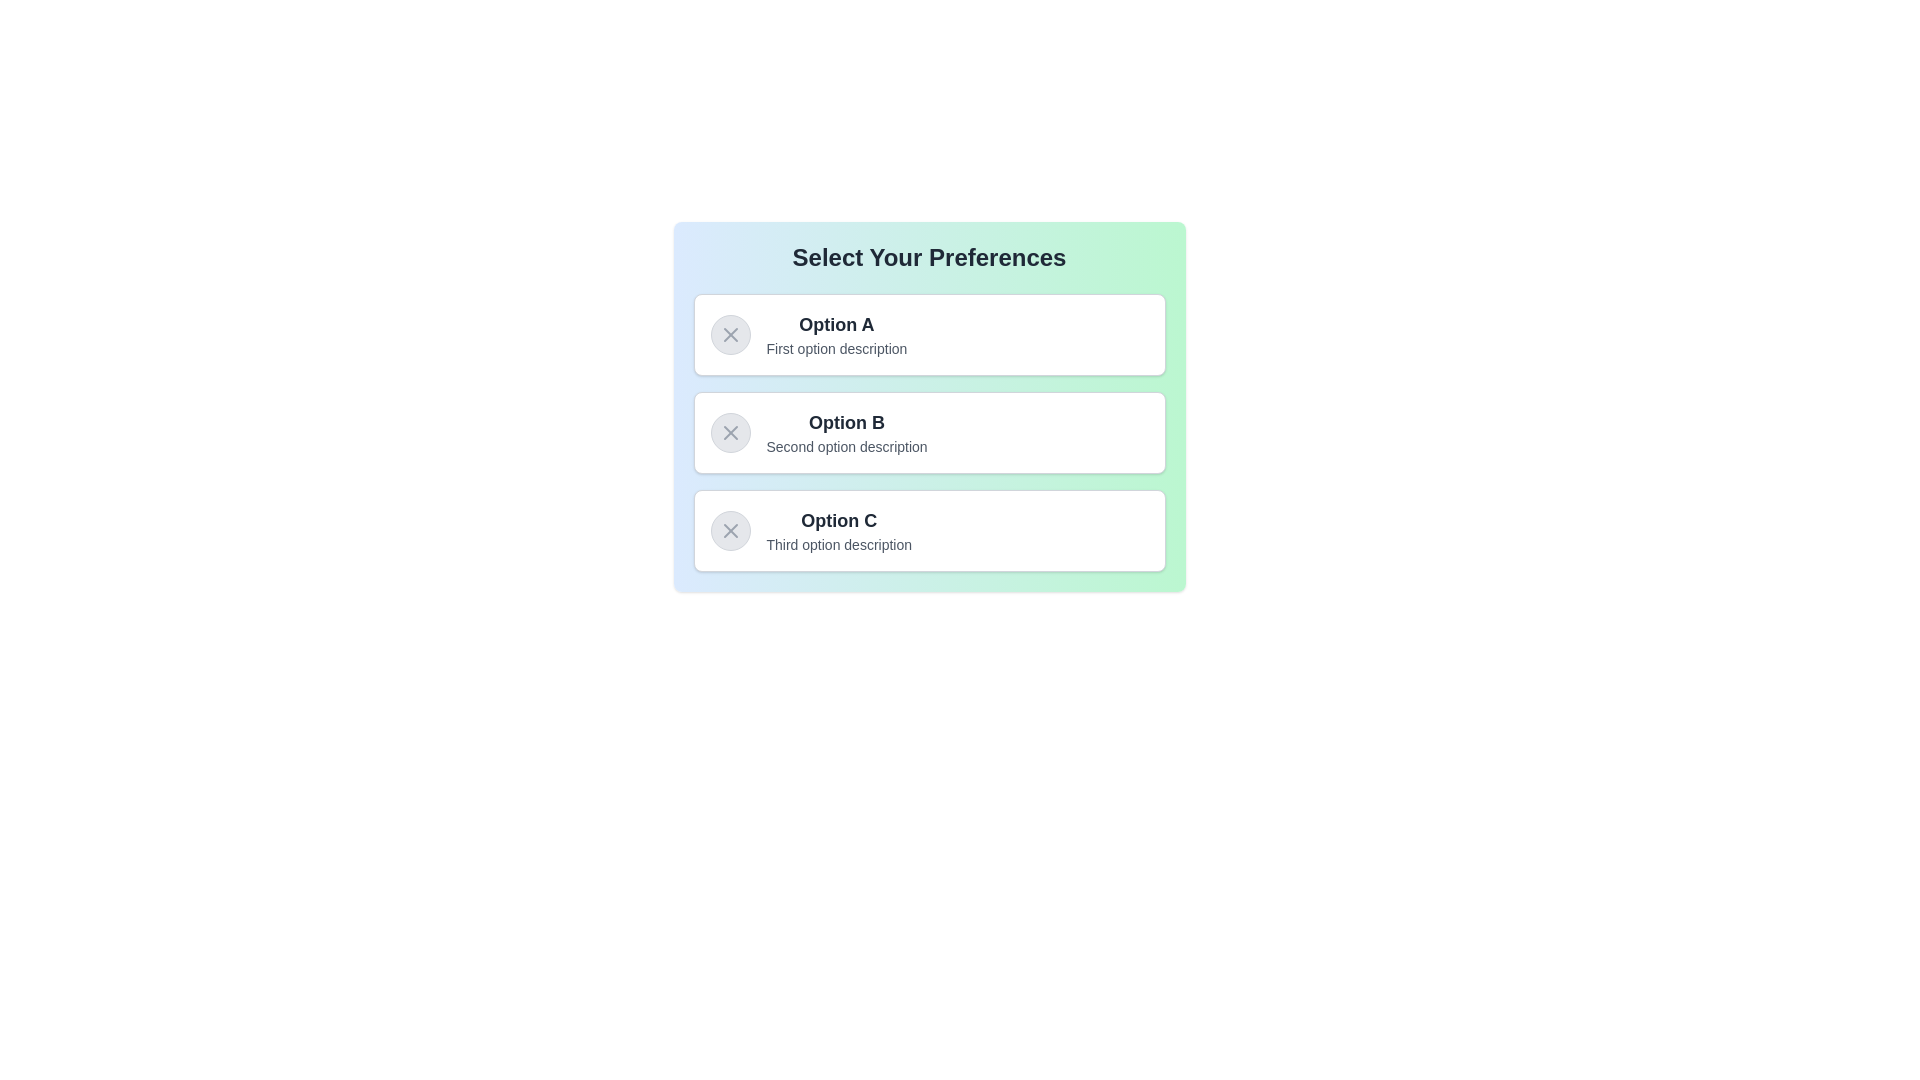 The height and width of the screenshot is (1080, 1920). What do you see at coordinates (928, 406) in the screenshot?
I see `the second selectable option titled 'Option B' in the preferences panel` at bounding box center [928, 406].